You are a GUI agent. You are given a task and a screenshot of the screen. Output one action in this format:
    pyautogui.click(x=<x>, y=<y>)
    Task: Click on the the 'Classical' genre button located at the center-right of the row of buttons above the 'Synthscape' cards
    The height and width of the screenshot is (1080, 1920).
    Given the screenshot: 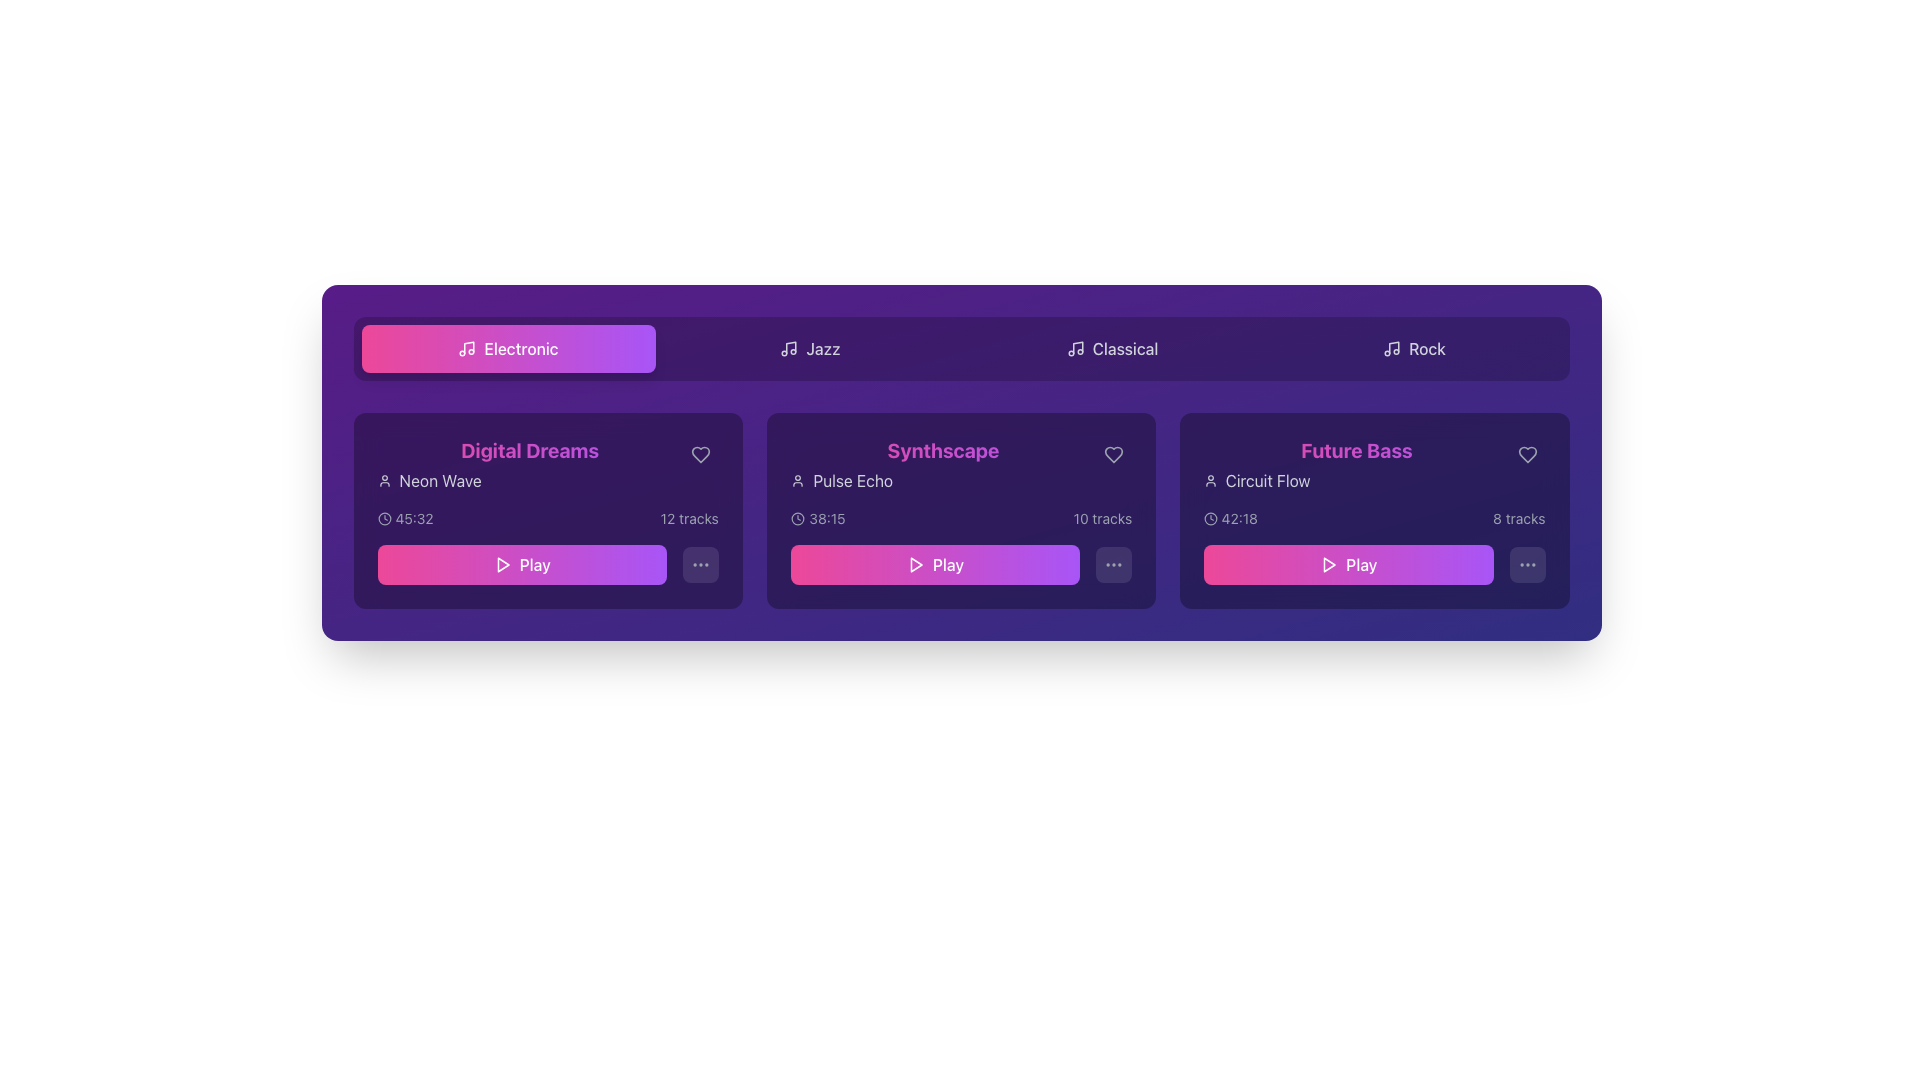 What is the action you would take?
    pyautogui.click(x=1111, y=347)
    